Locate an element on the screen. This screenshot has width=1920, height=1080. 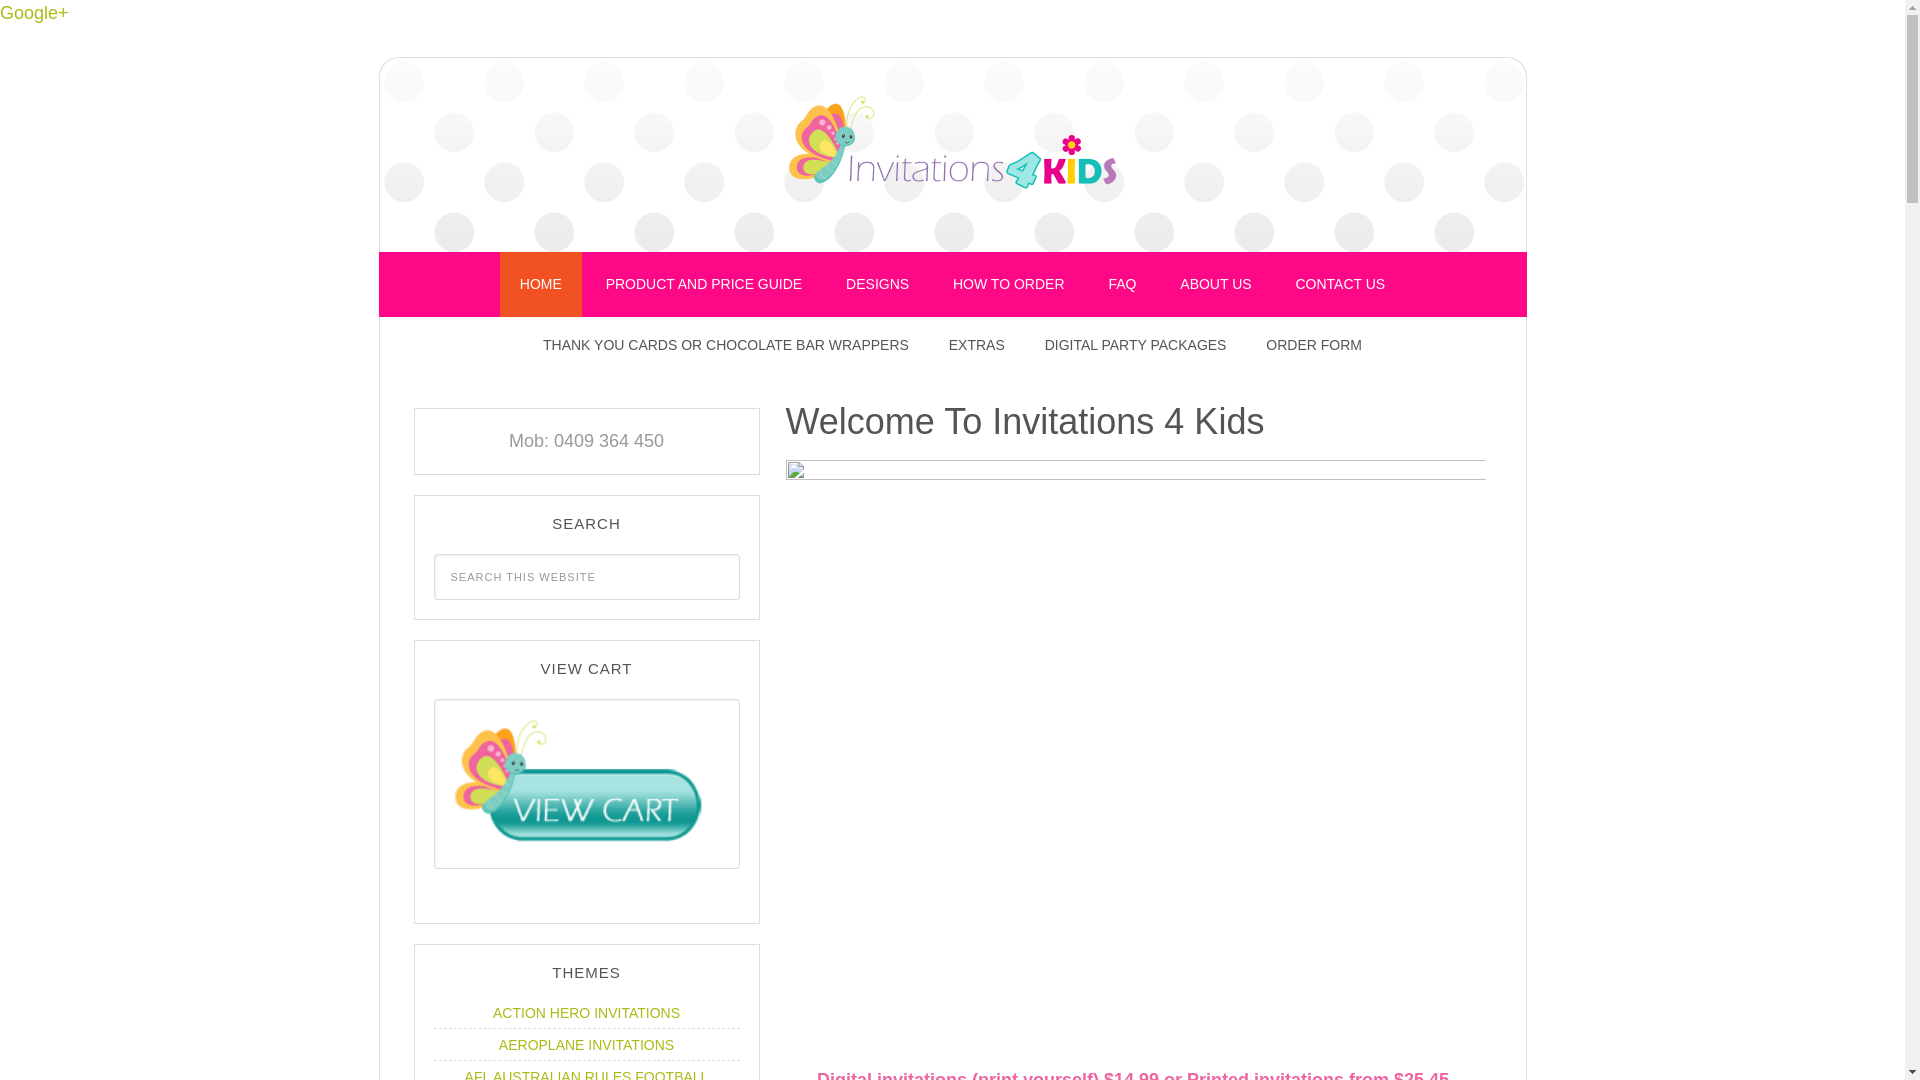
'Google+' is located at coordinates (34, 12).